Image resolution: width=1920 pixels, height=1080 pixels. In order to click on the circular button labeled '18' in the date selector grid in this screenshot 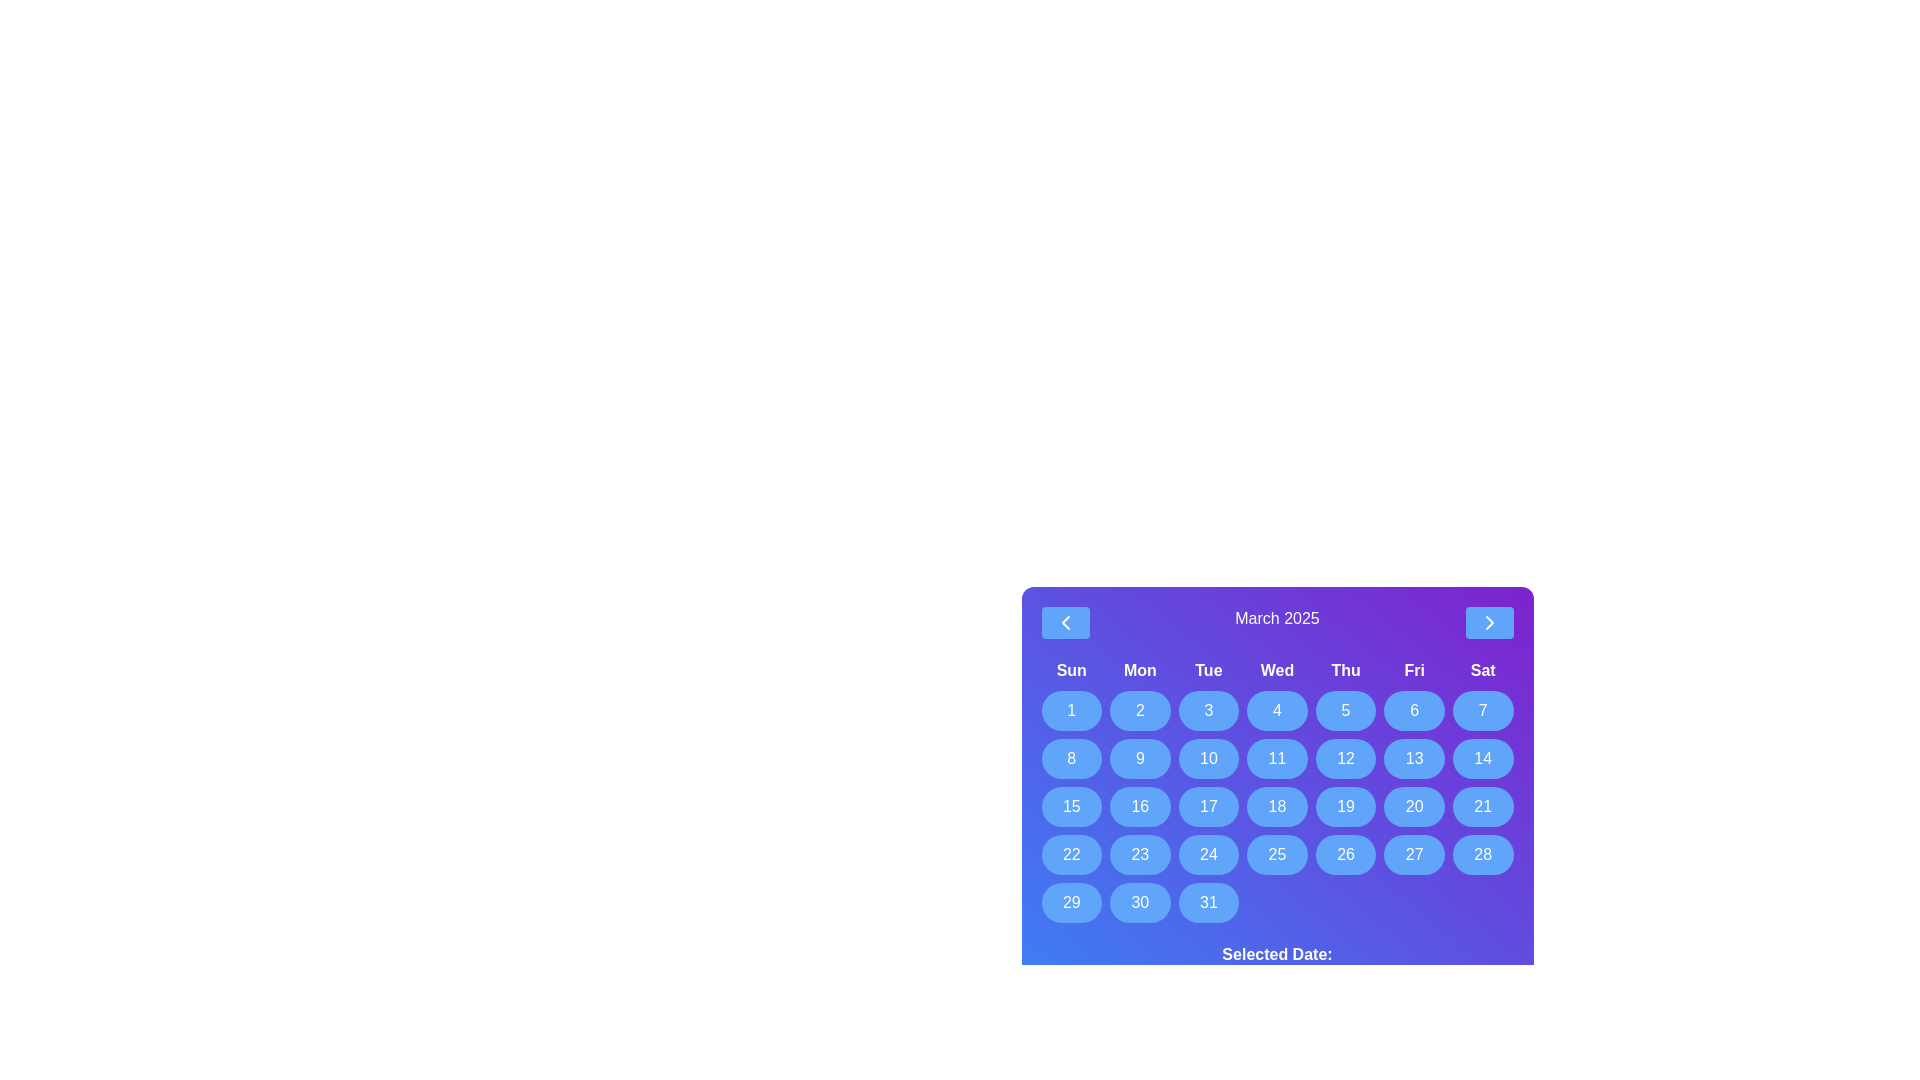, I will do `click(1276, 805)`.